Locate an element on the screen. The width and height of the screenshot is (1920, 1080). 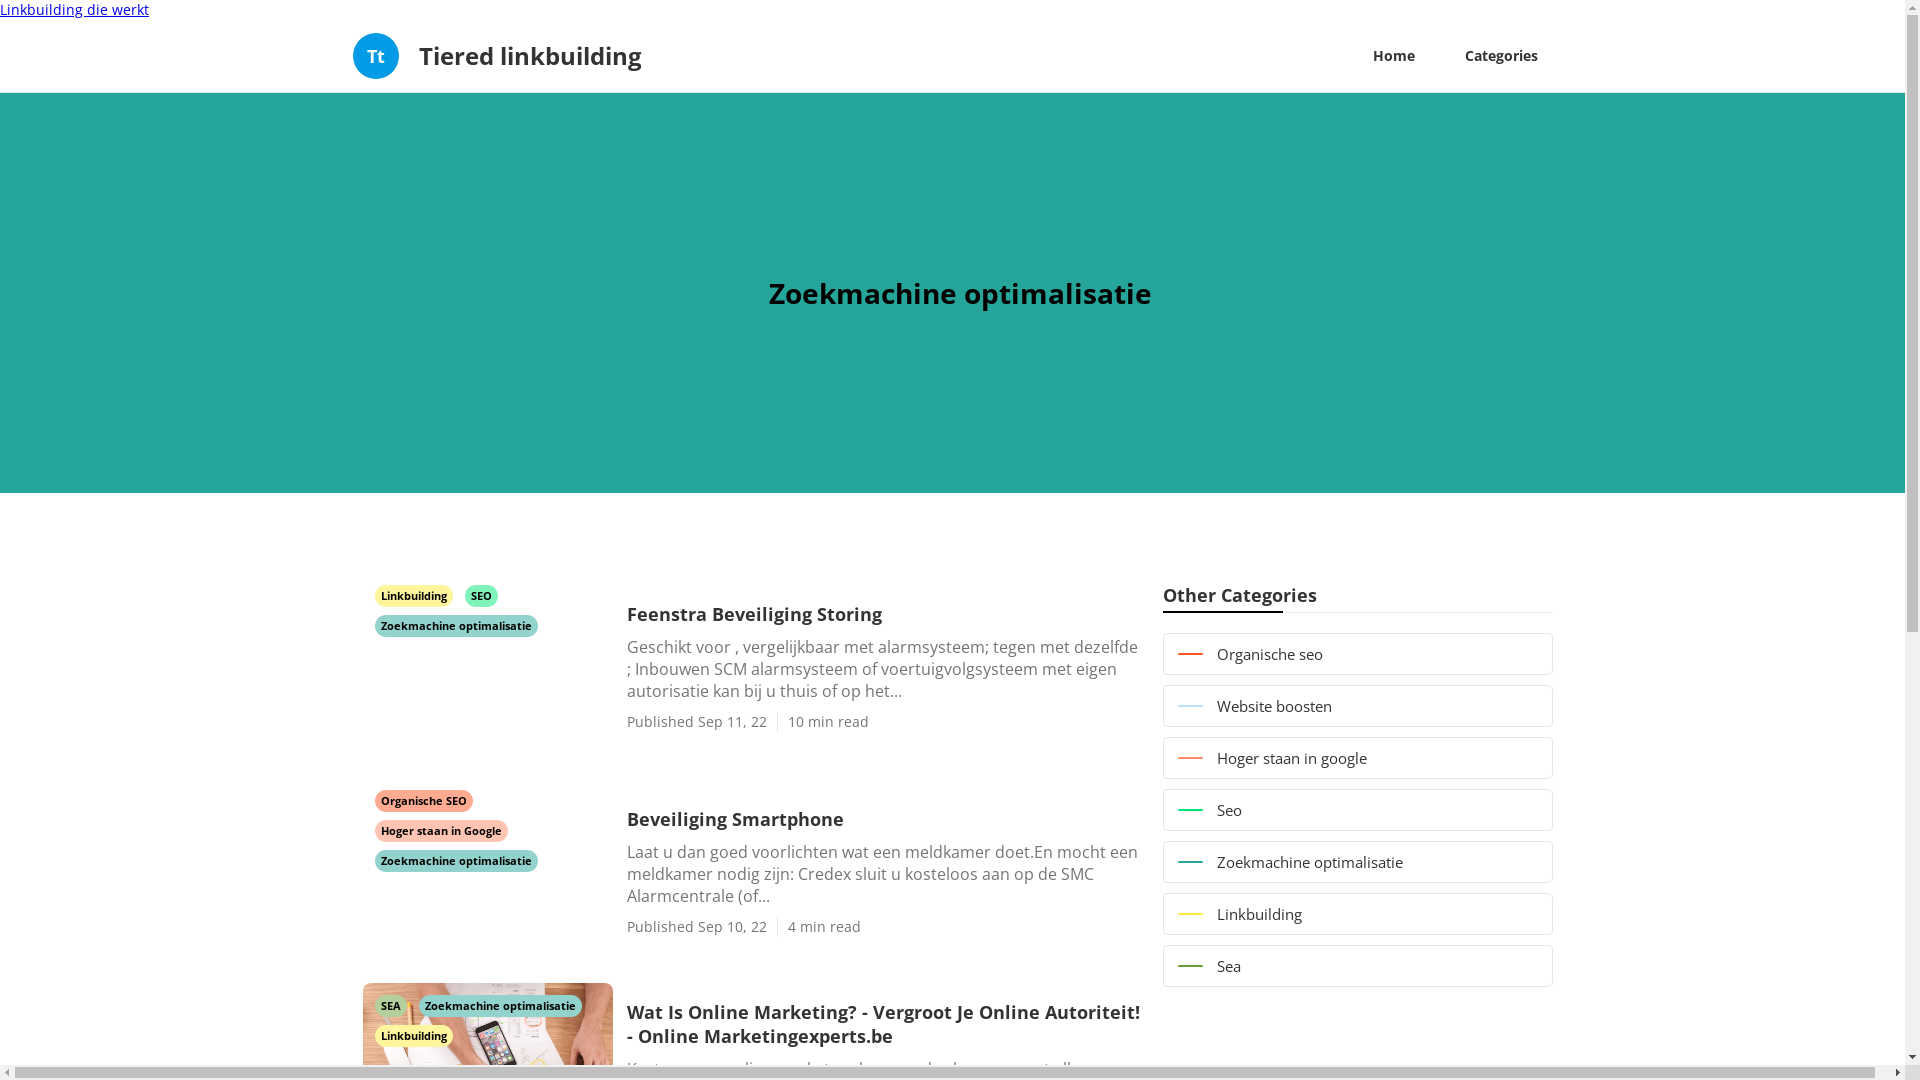
'Sea' is located at coordinates (1357, 964).